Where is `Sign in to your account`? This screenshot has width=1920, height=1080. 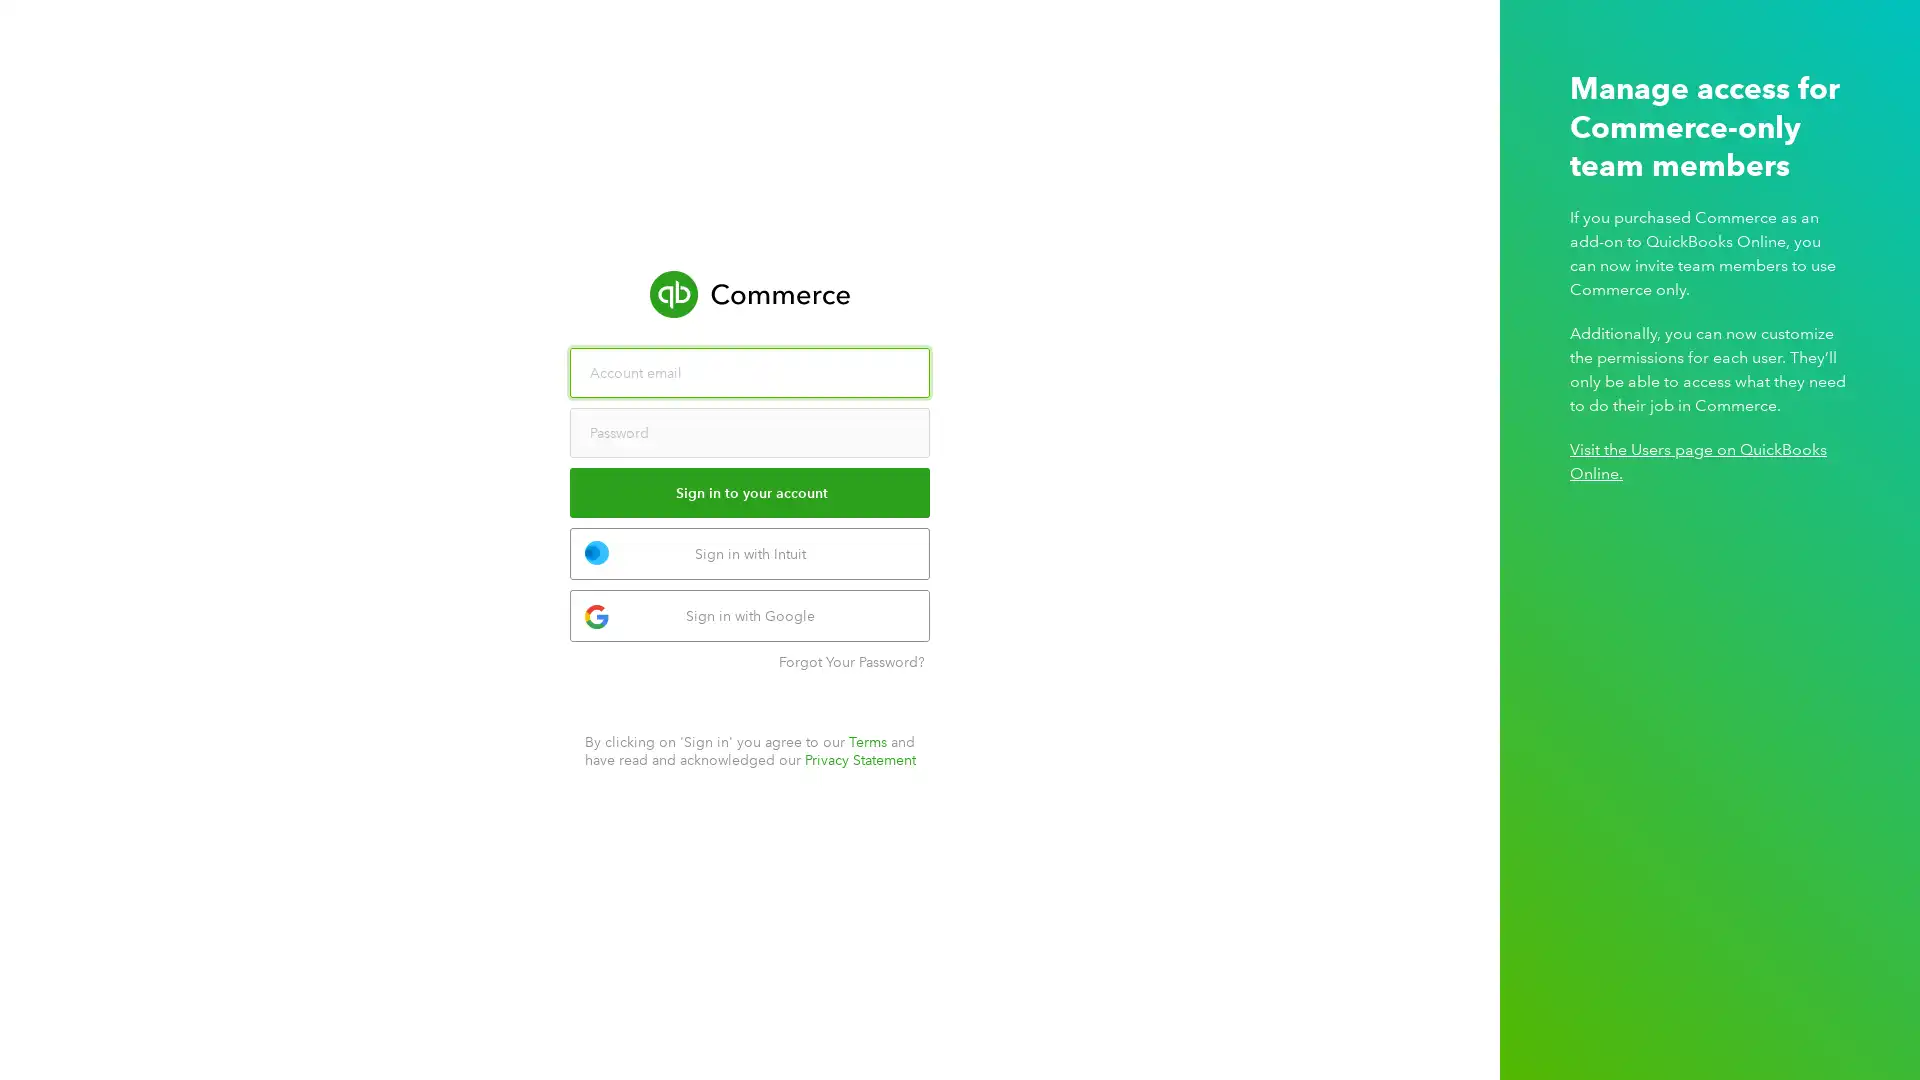 Sign in to your account is located at coordinates (748, 493).